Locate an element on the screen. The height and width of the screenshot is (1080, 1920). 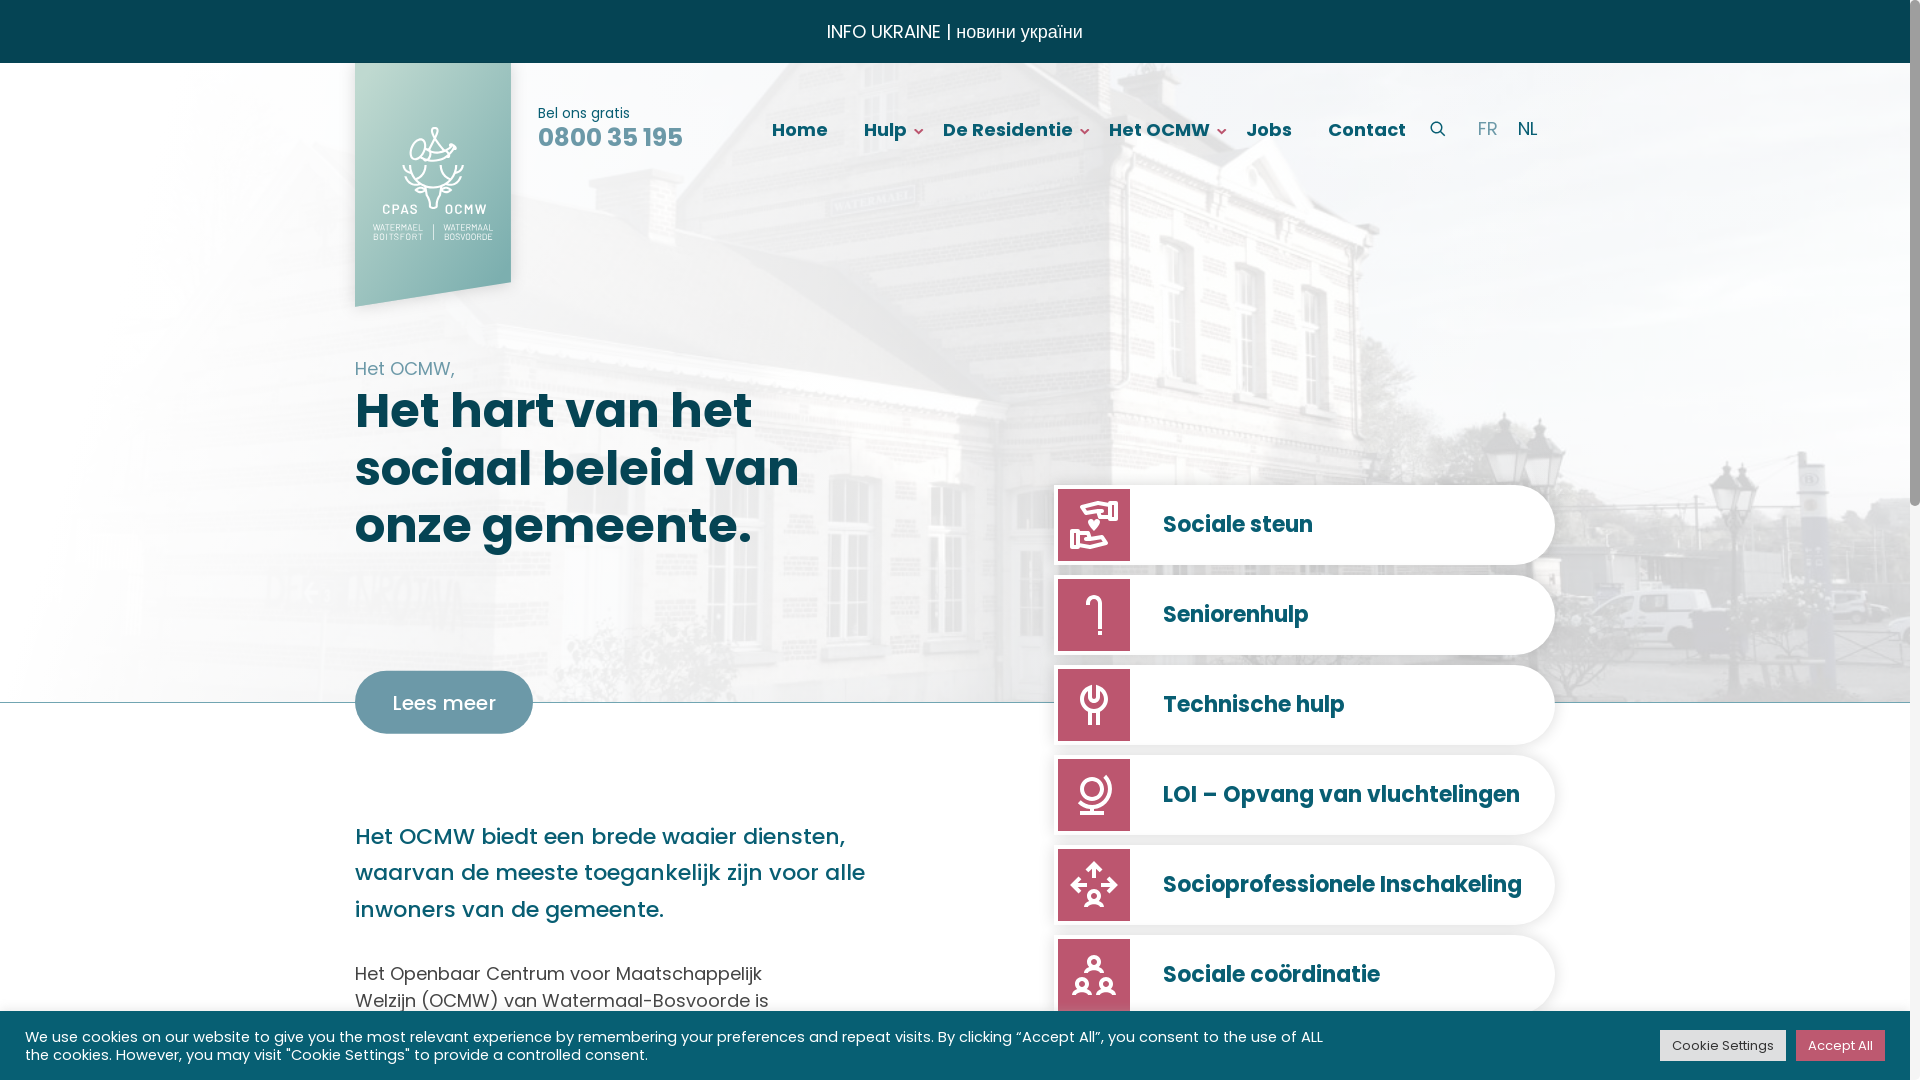
'Cookie Settings' is located at coordinates (1660, 1044).